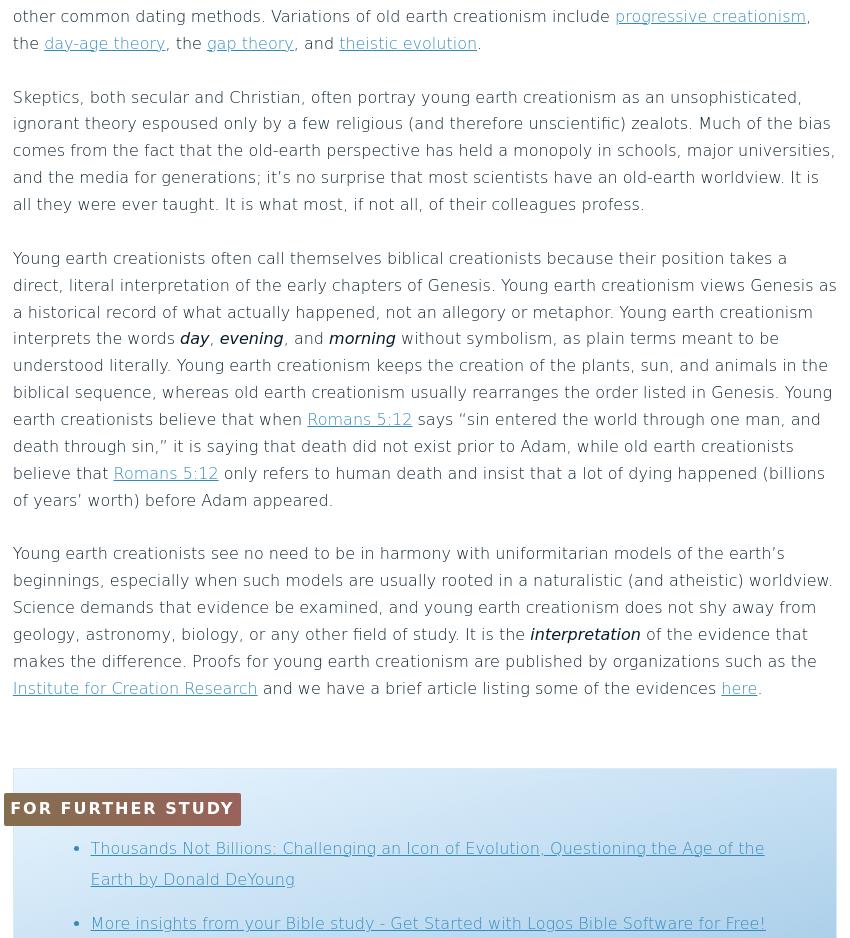 The width and height of the screenshot is (850, 938). What do you see at coordinates (408, 41) in the screenshot?
I see `'theistic evolution'` at bounding box center [408, 41].